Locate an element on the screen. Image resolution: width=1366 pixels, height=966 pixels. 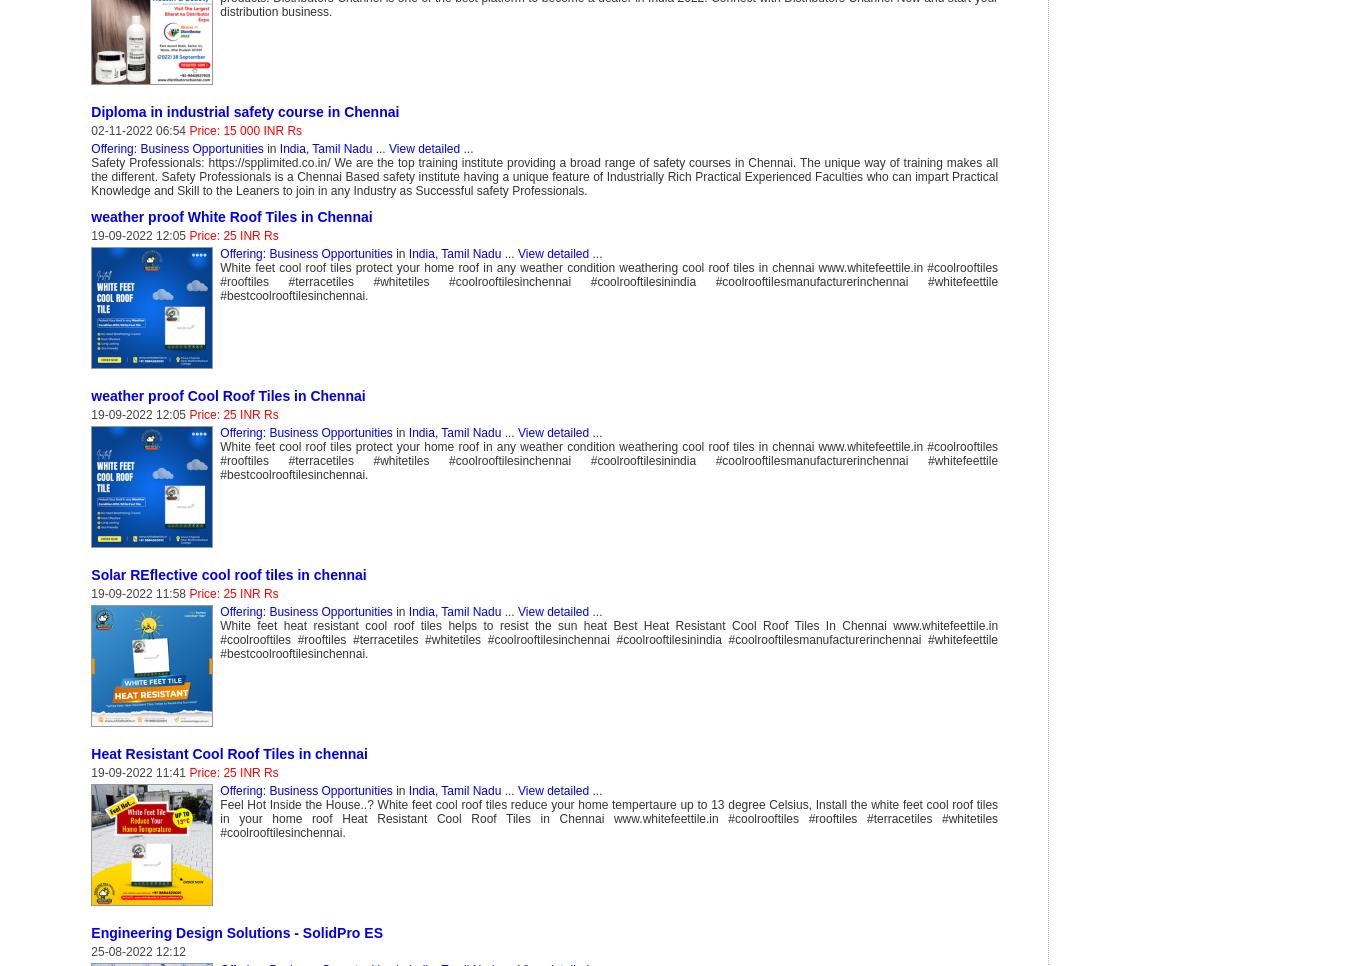
'25-08-2022 12:12' is located at coordinates (137, 951).